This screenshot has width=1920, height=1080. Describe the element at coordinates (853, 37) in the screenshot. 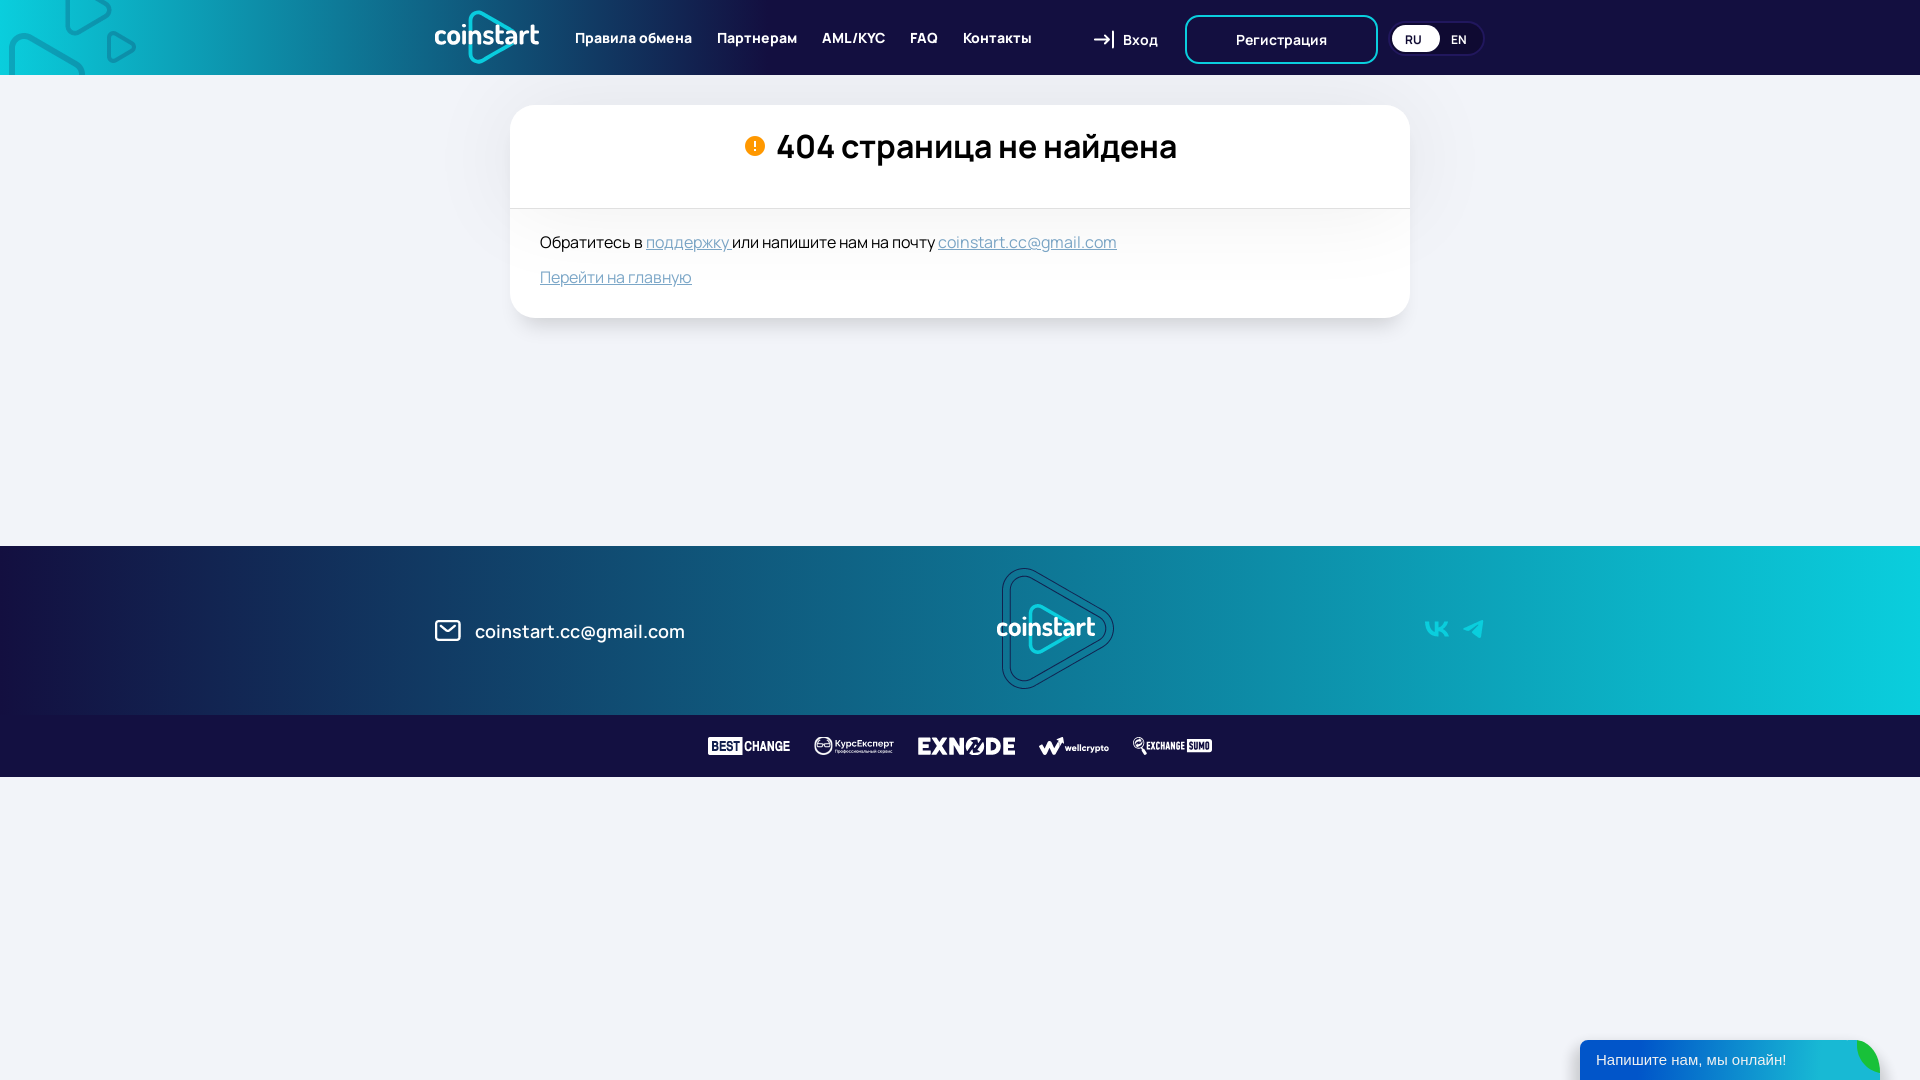

I see `'AML/KYC'` at that location.